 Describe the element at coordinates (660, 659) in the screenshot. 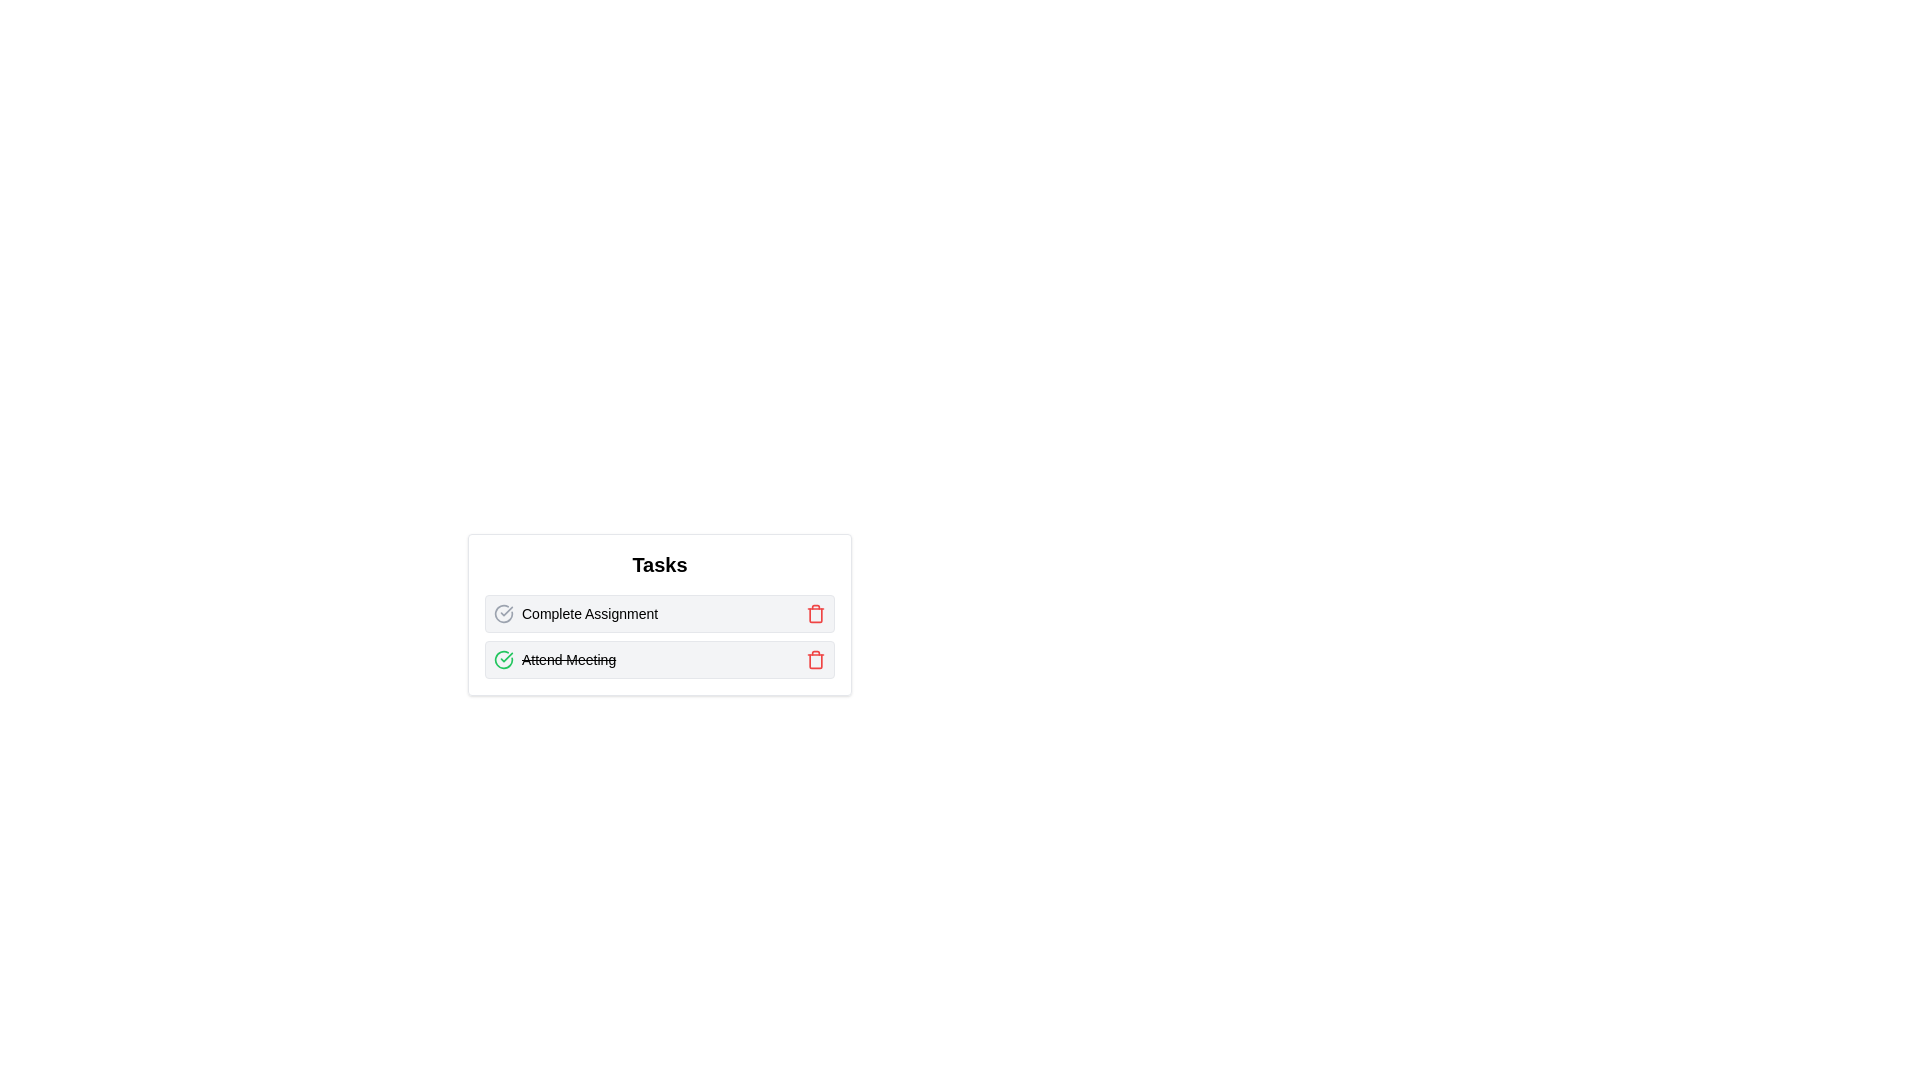

I see `the completed task item 'Attend Meeting' to view or modify its details` at that location.